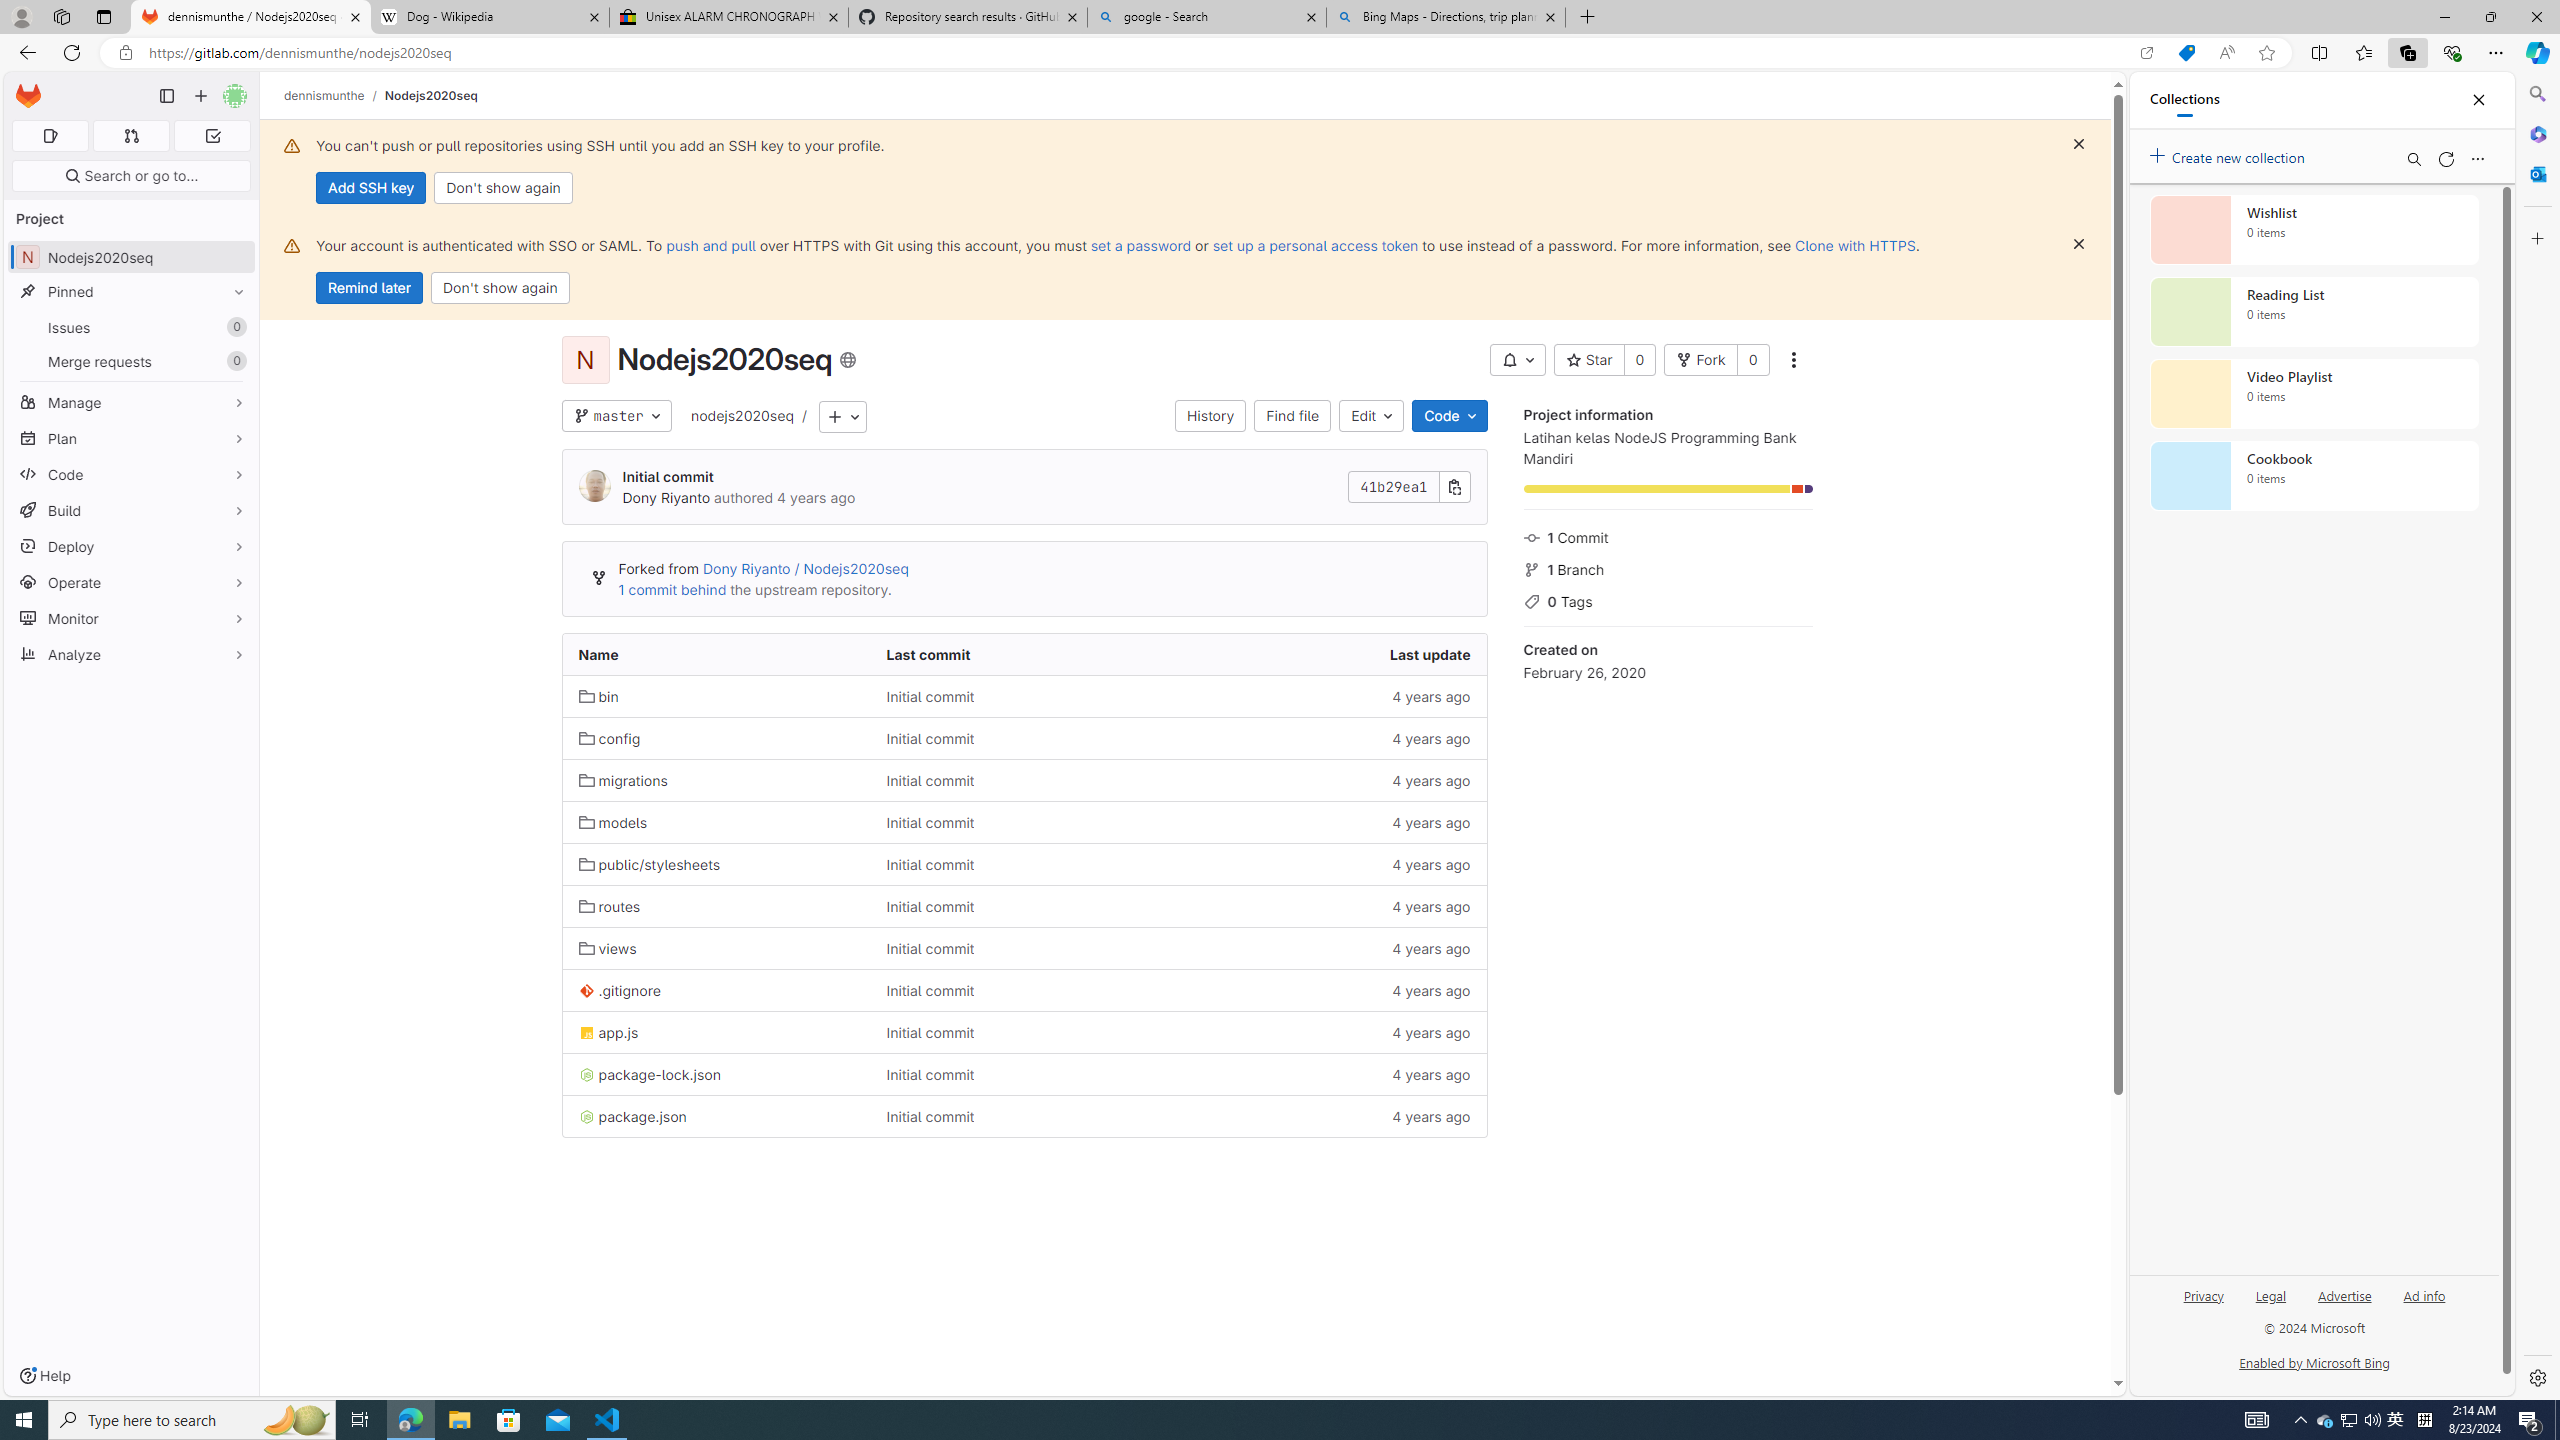 The width and height of the screenshot is (2560, 1440). I want to click on 'Issues0', so click(130, 326).